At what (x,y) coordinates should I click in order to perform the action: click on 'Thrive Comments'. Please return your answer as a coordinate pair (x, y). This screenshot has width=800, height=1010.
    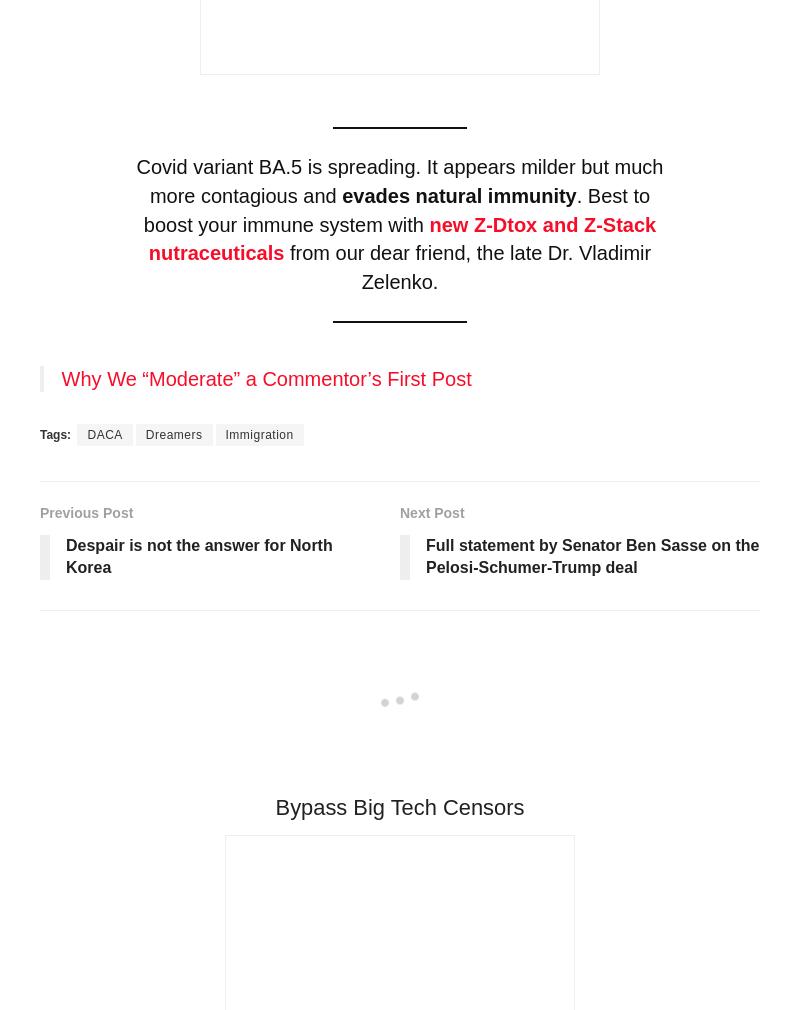
    Looking at the image, I should click on (128, 978).